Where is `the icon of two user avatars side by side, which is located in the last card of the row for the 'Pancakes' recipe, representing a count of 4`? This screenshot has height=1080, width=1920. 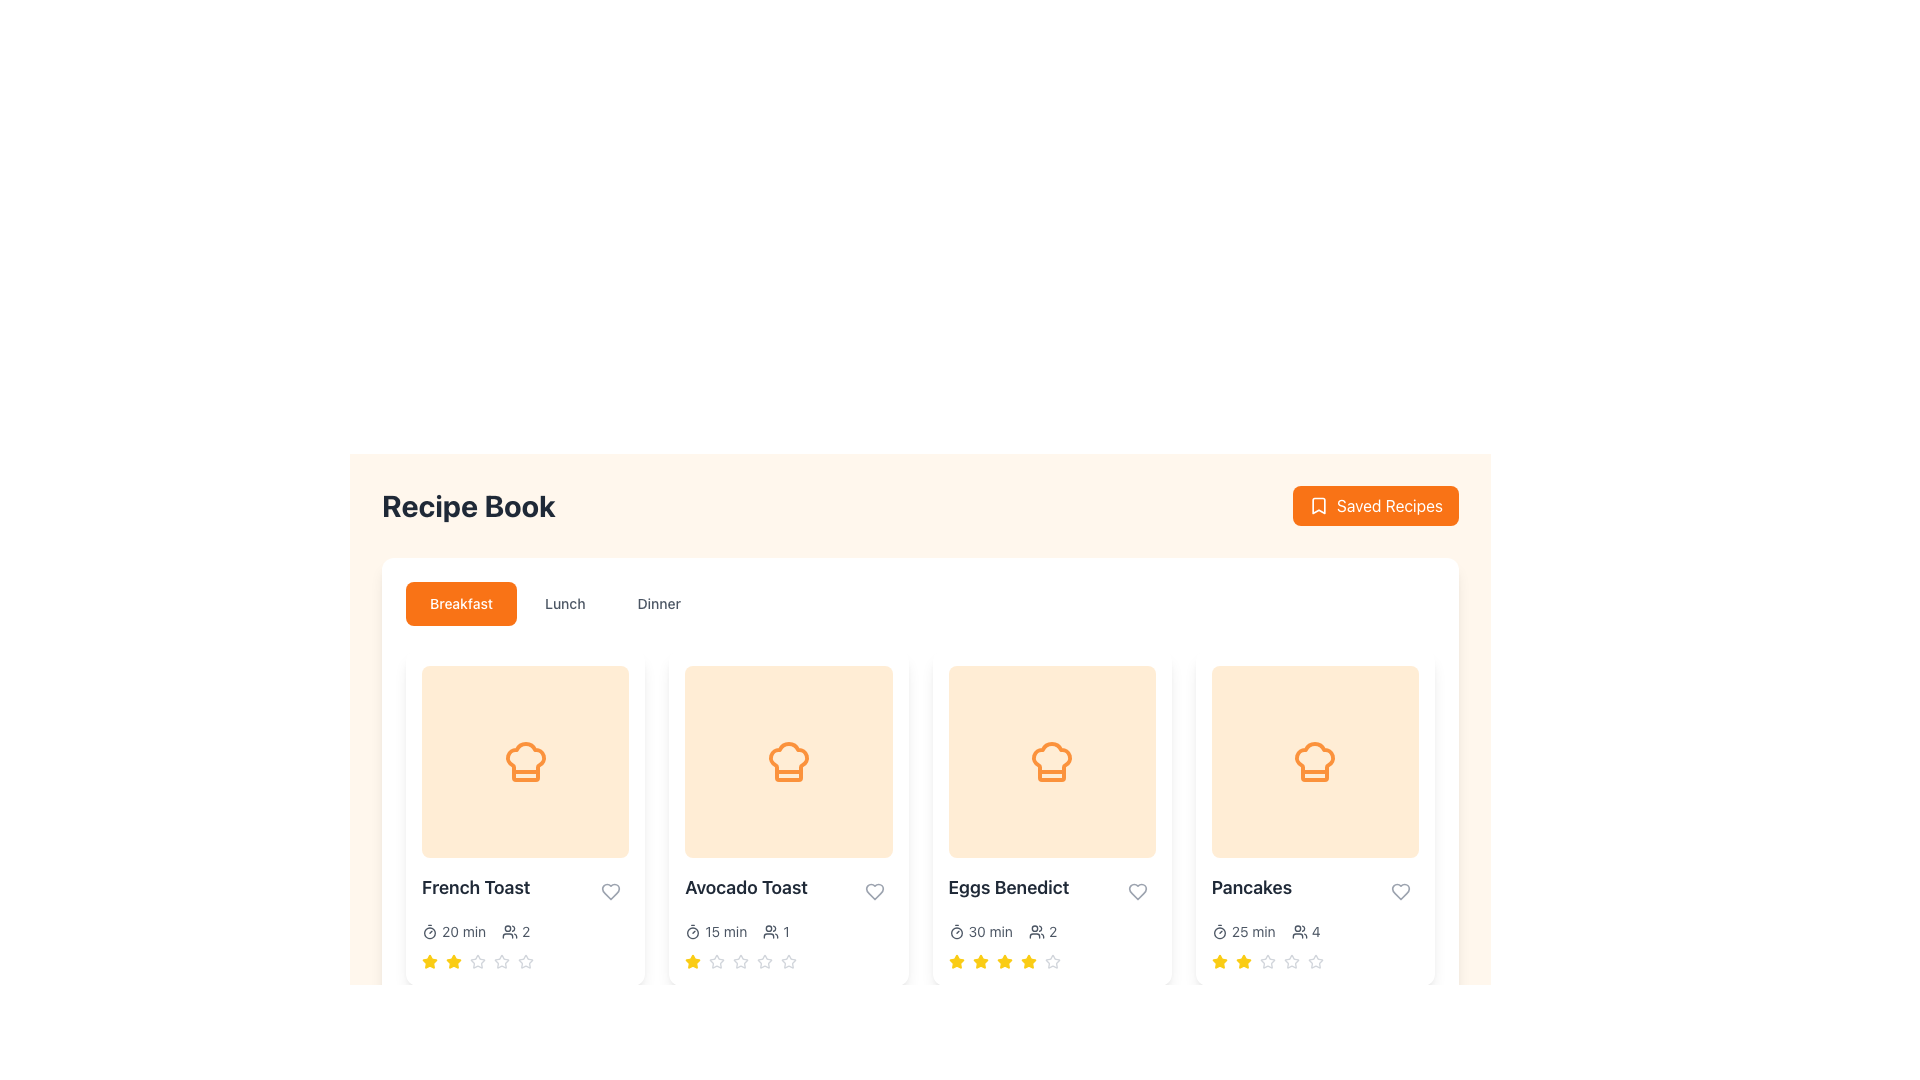
the icon of two user avatars side by side, which is located in the last card of the row for the 'Pancakes' recipe, representing a count of 4 is located at coordinates (1299, 932).